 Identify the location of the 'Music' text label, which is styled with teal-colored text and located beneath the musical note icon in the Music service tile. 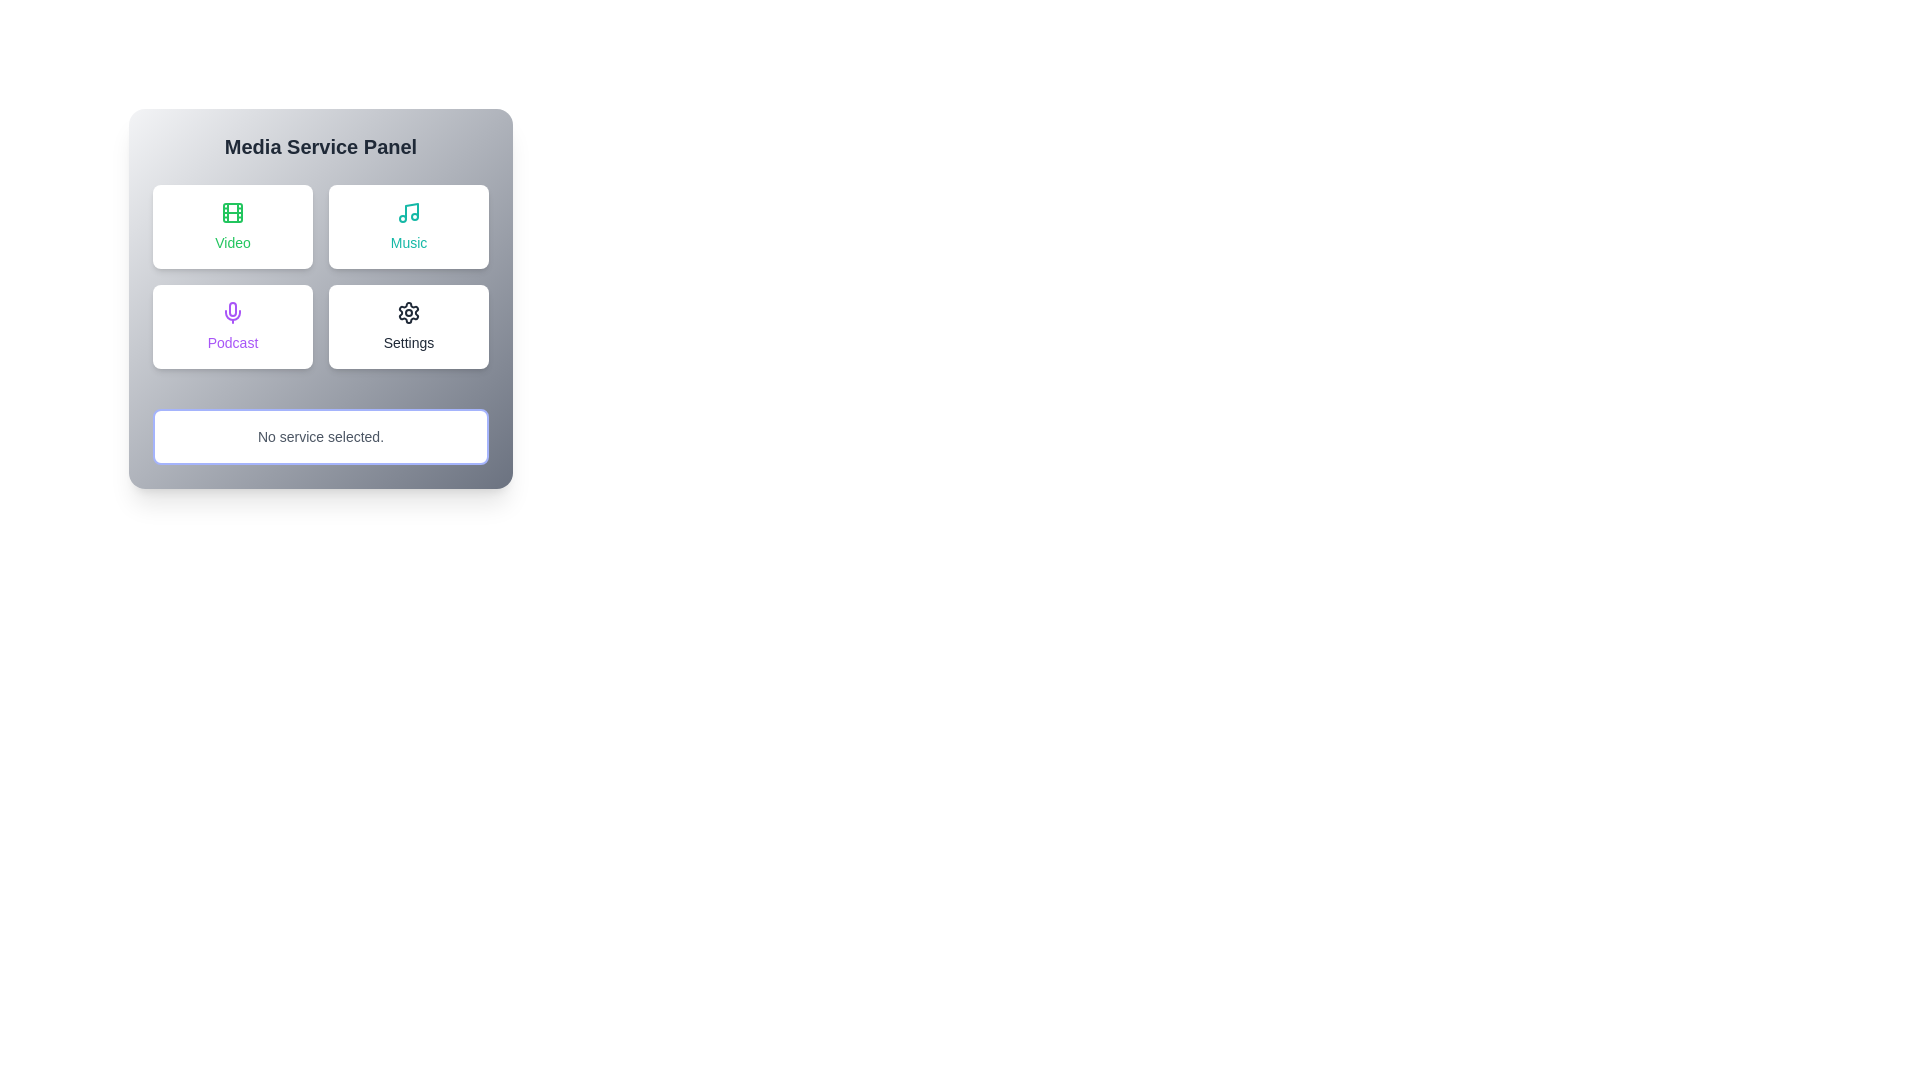
(407, 242).